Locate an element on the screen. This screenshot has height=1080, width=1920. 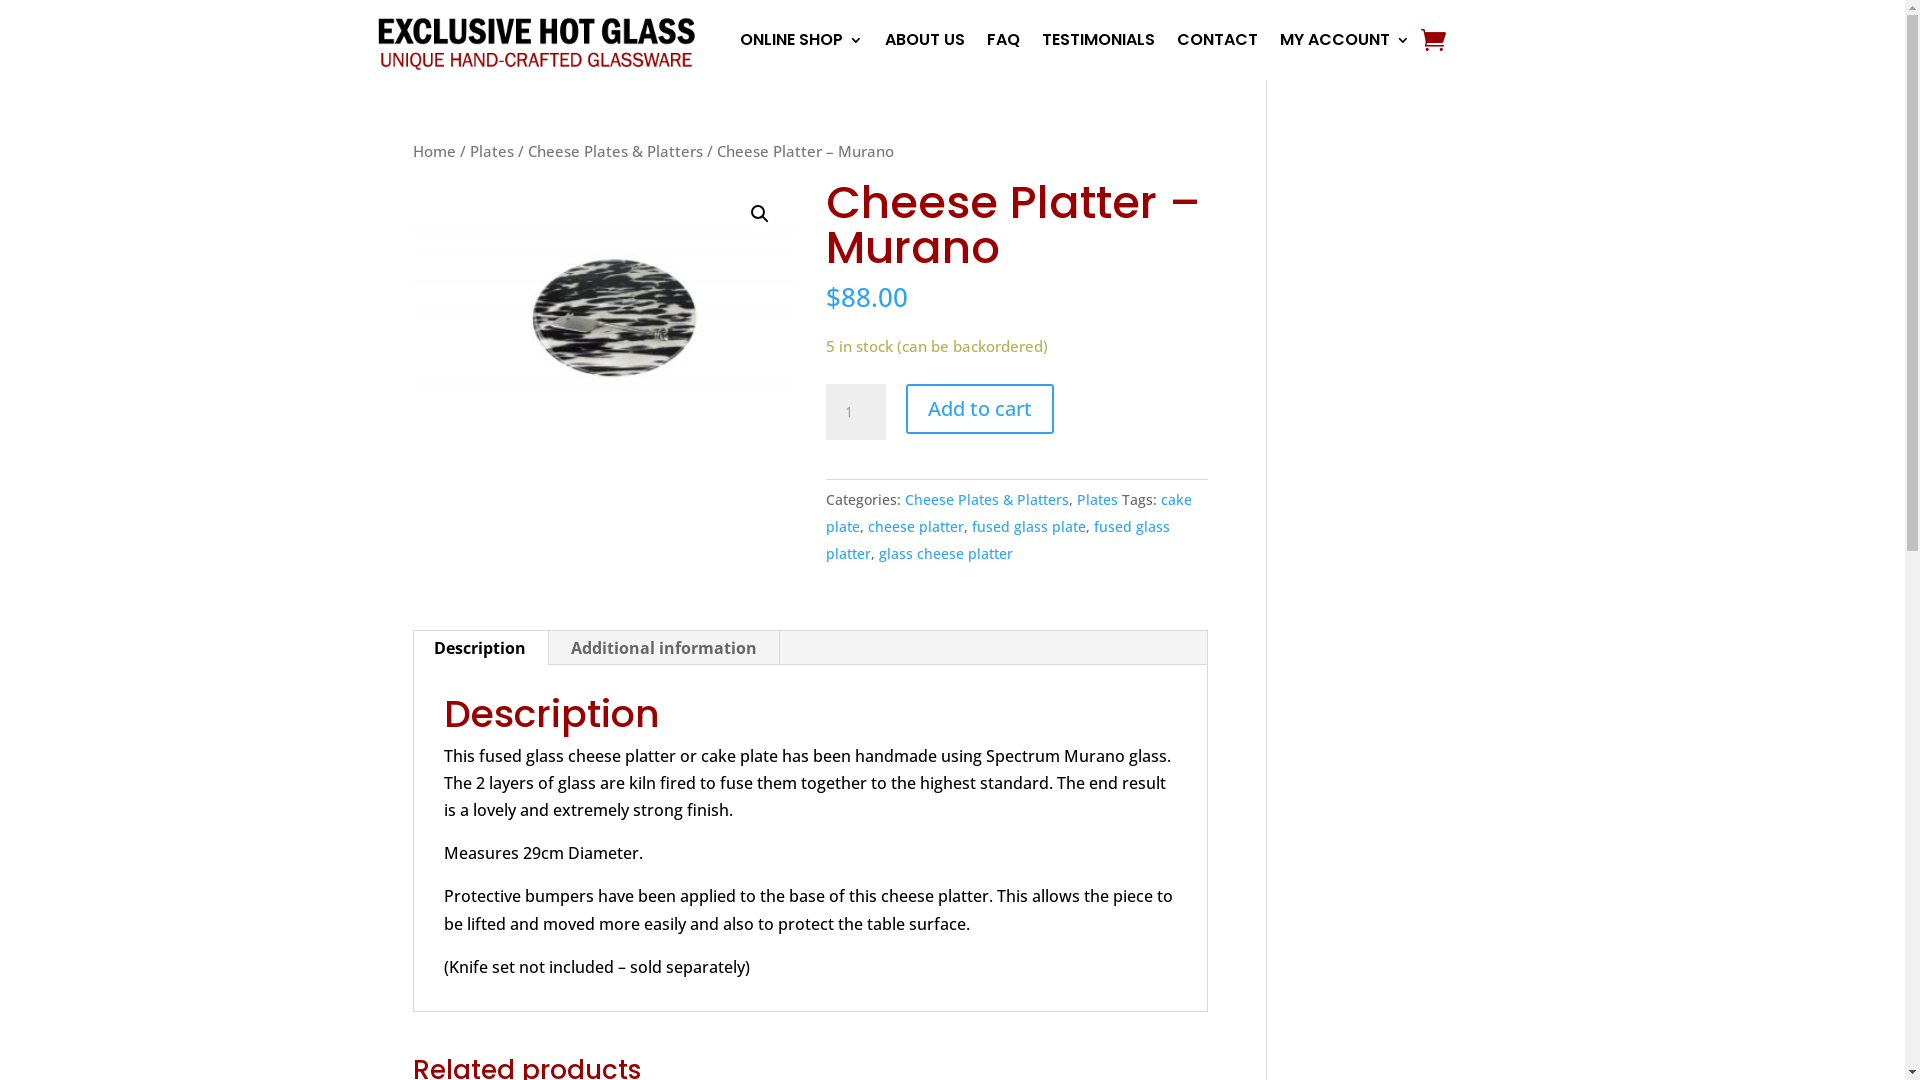
'fused glass plate' is located at coordinates (1028, 525).